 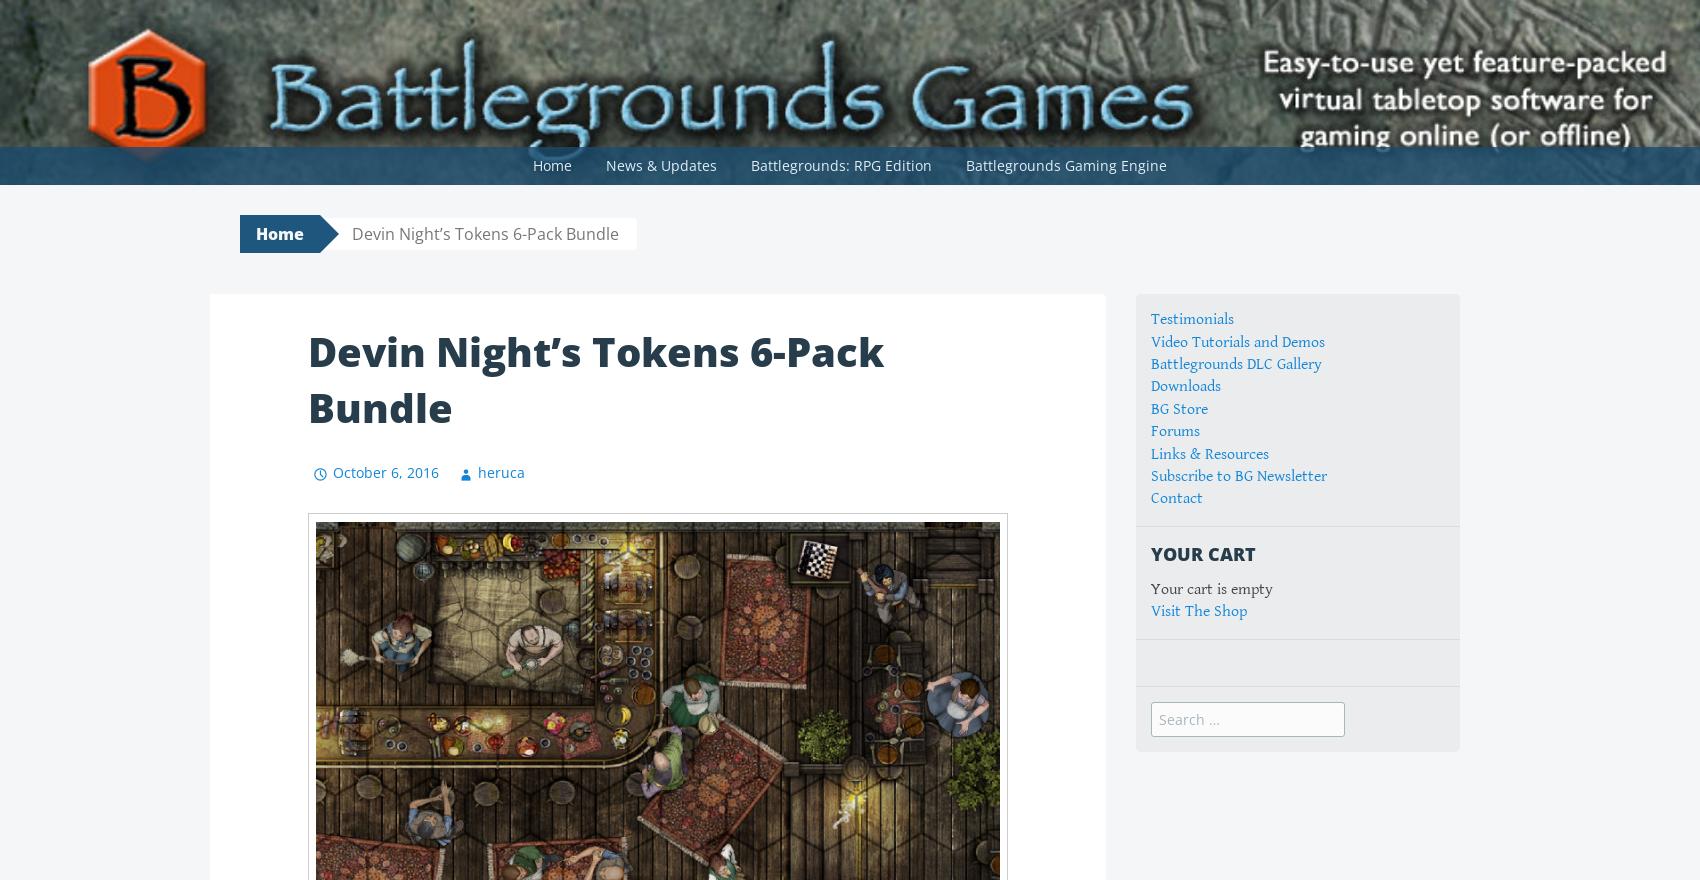 I want to click on 'BG Store', so click(x=1178, y=408).